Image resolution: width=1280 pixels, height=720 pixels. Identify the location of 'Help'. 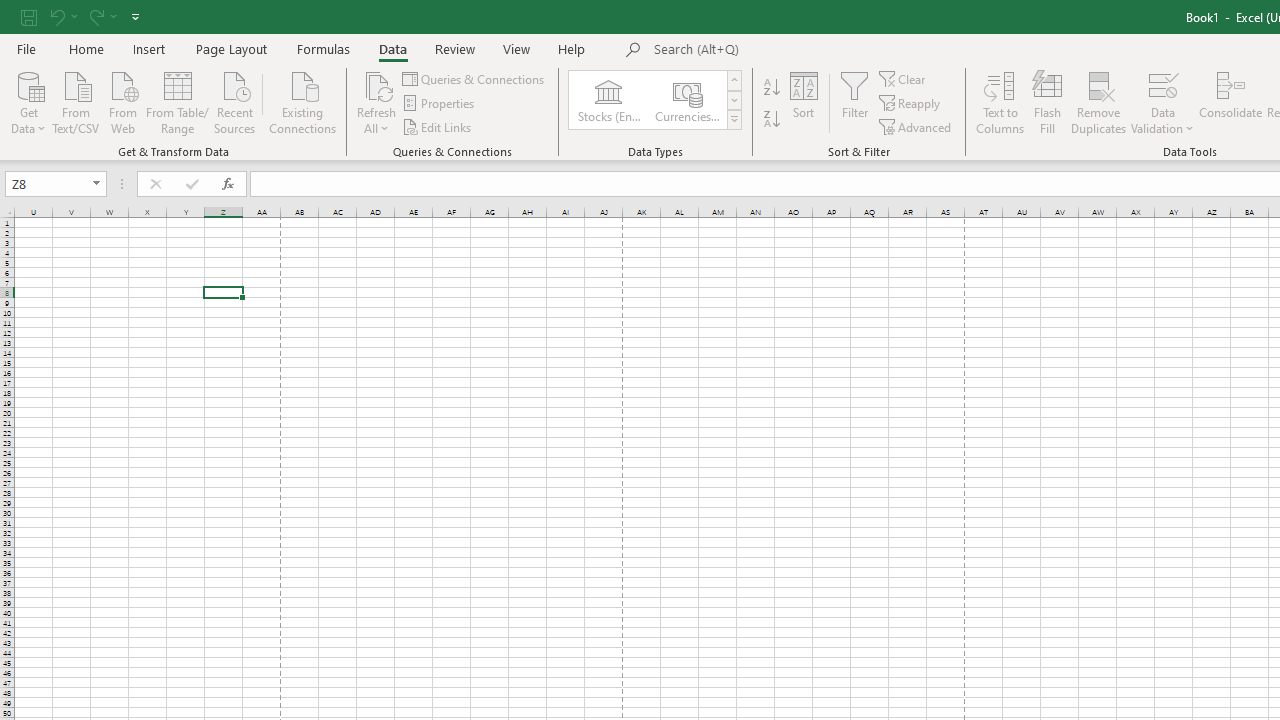
(571, 48).